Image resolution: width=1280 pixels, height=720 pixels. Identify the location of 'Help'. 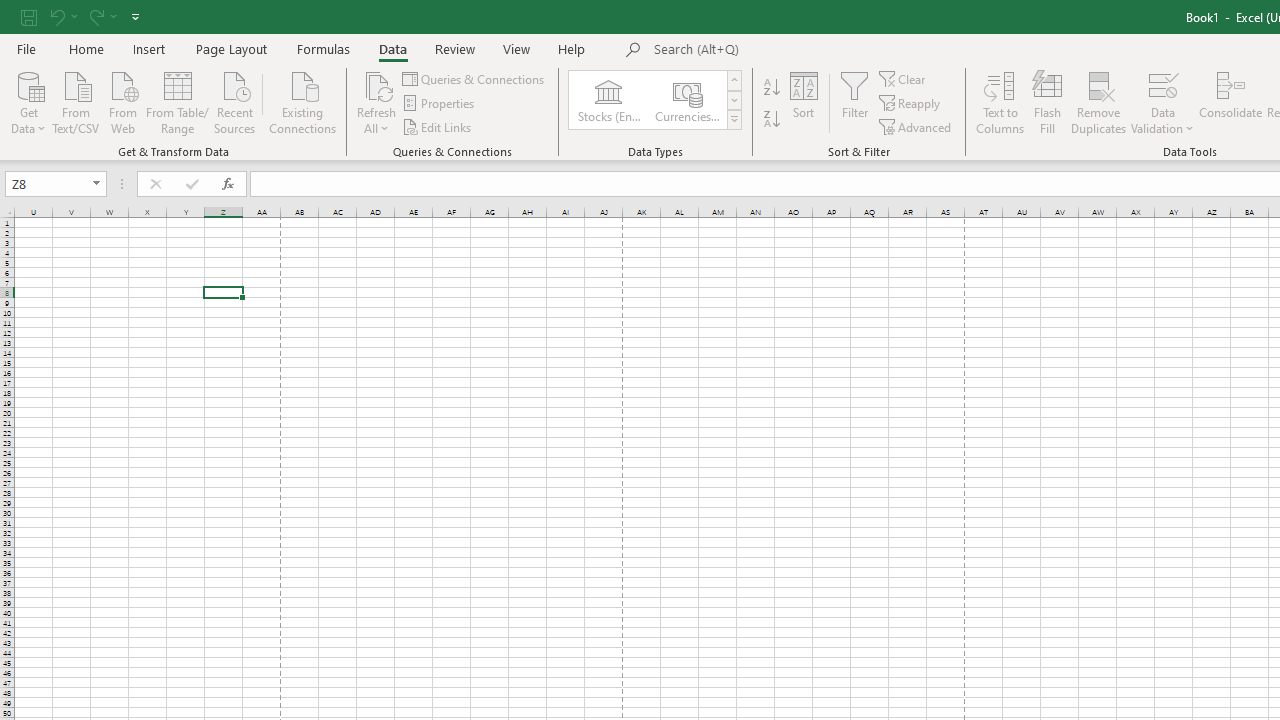
(571, 48).